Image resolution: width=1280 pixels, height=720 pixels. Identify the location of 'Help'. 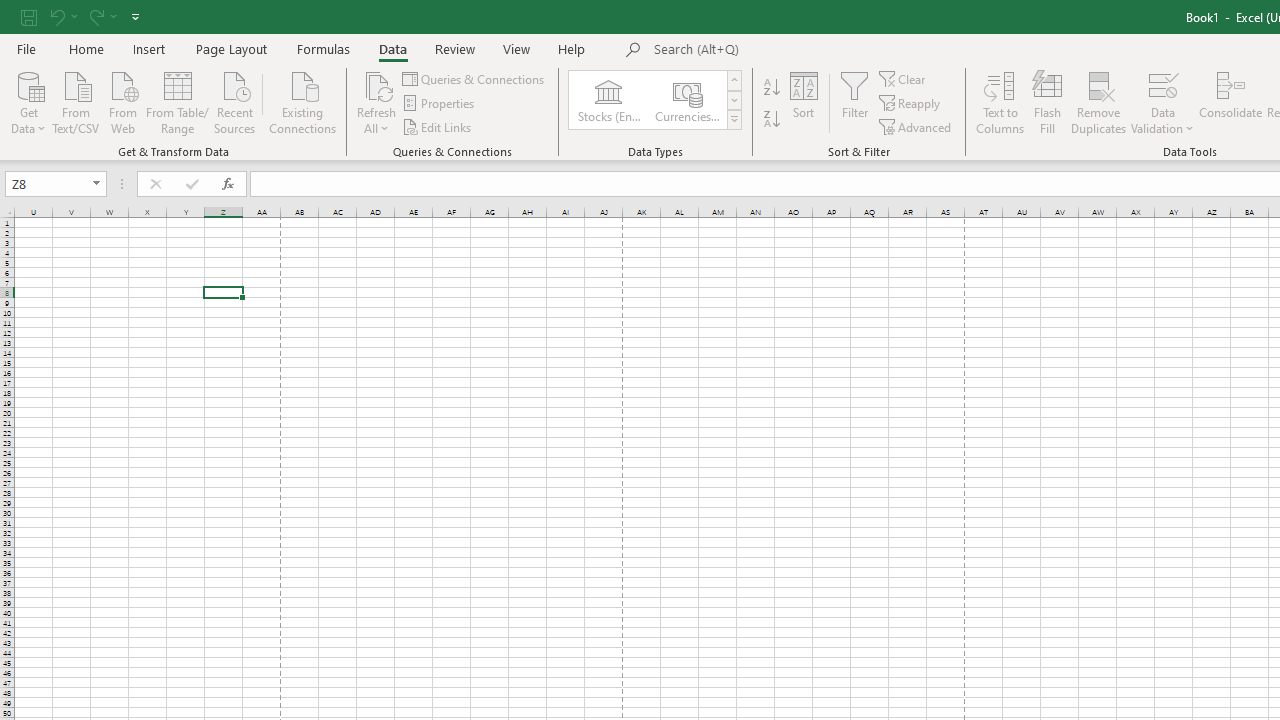
(571, 48).